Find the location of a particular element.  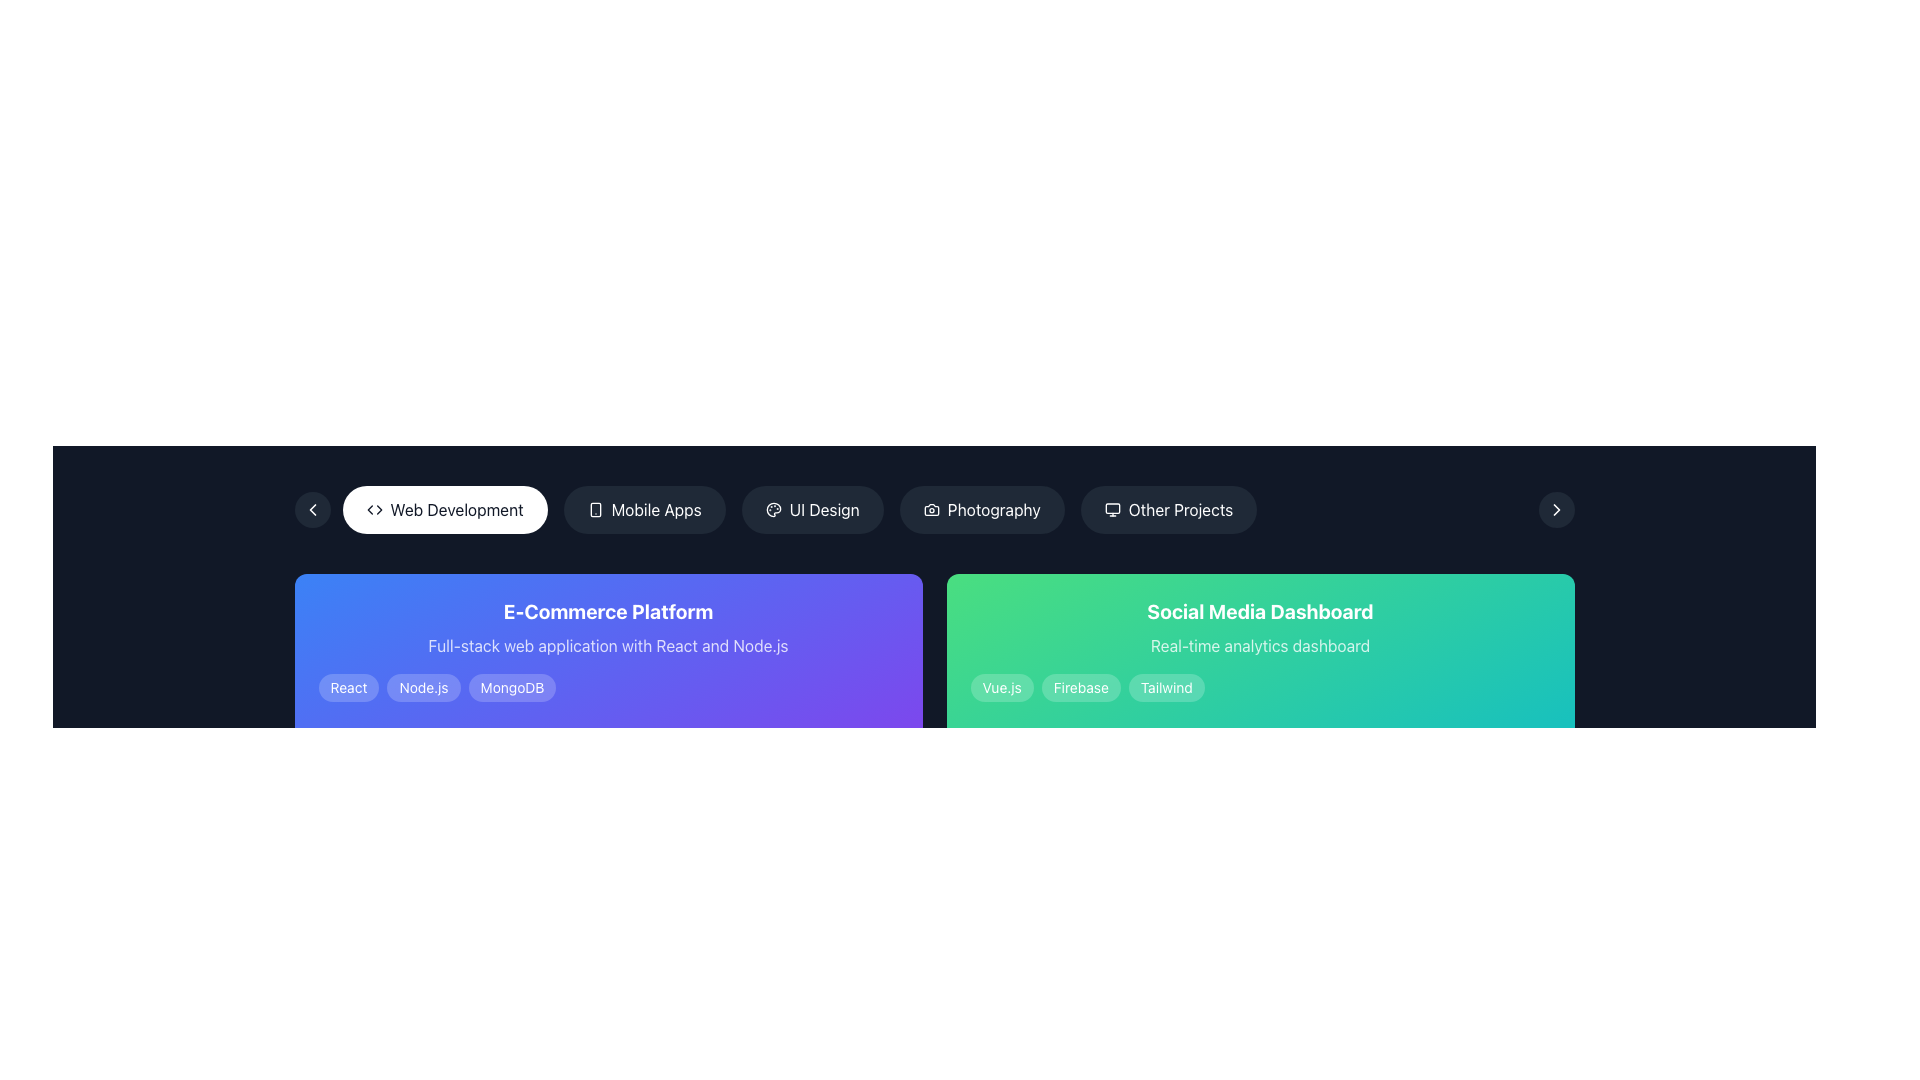

the 'Other Projects' button, which displays the text in white font within a rounded rectangular button on a dark gray background is located at coordinates (1180, 508).